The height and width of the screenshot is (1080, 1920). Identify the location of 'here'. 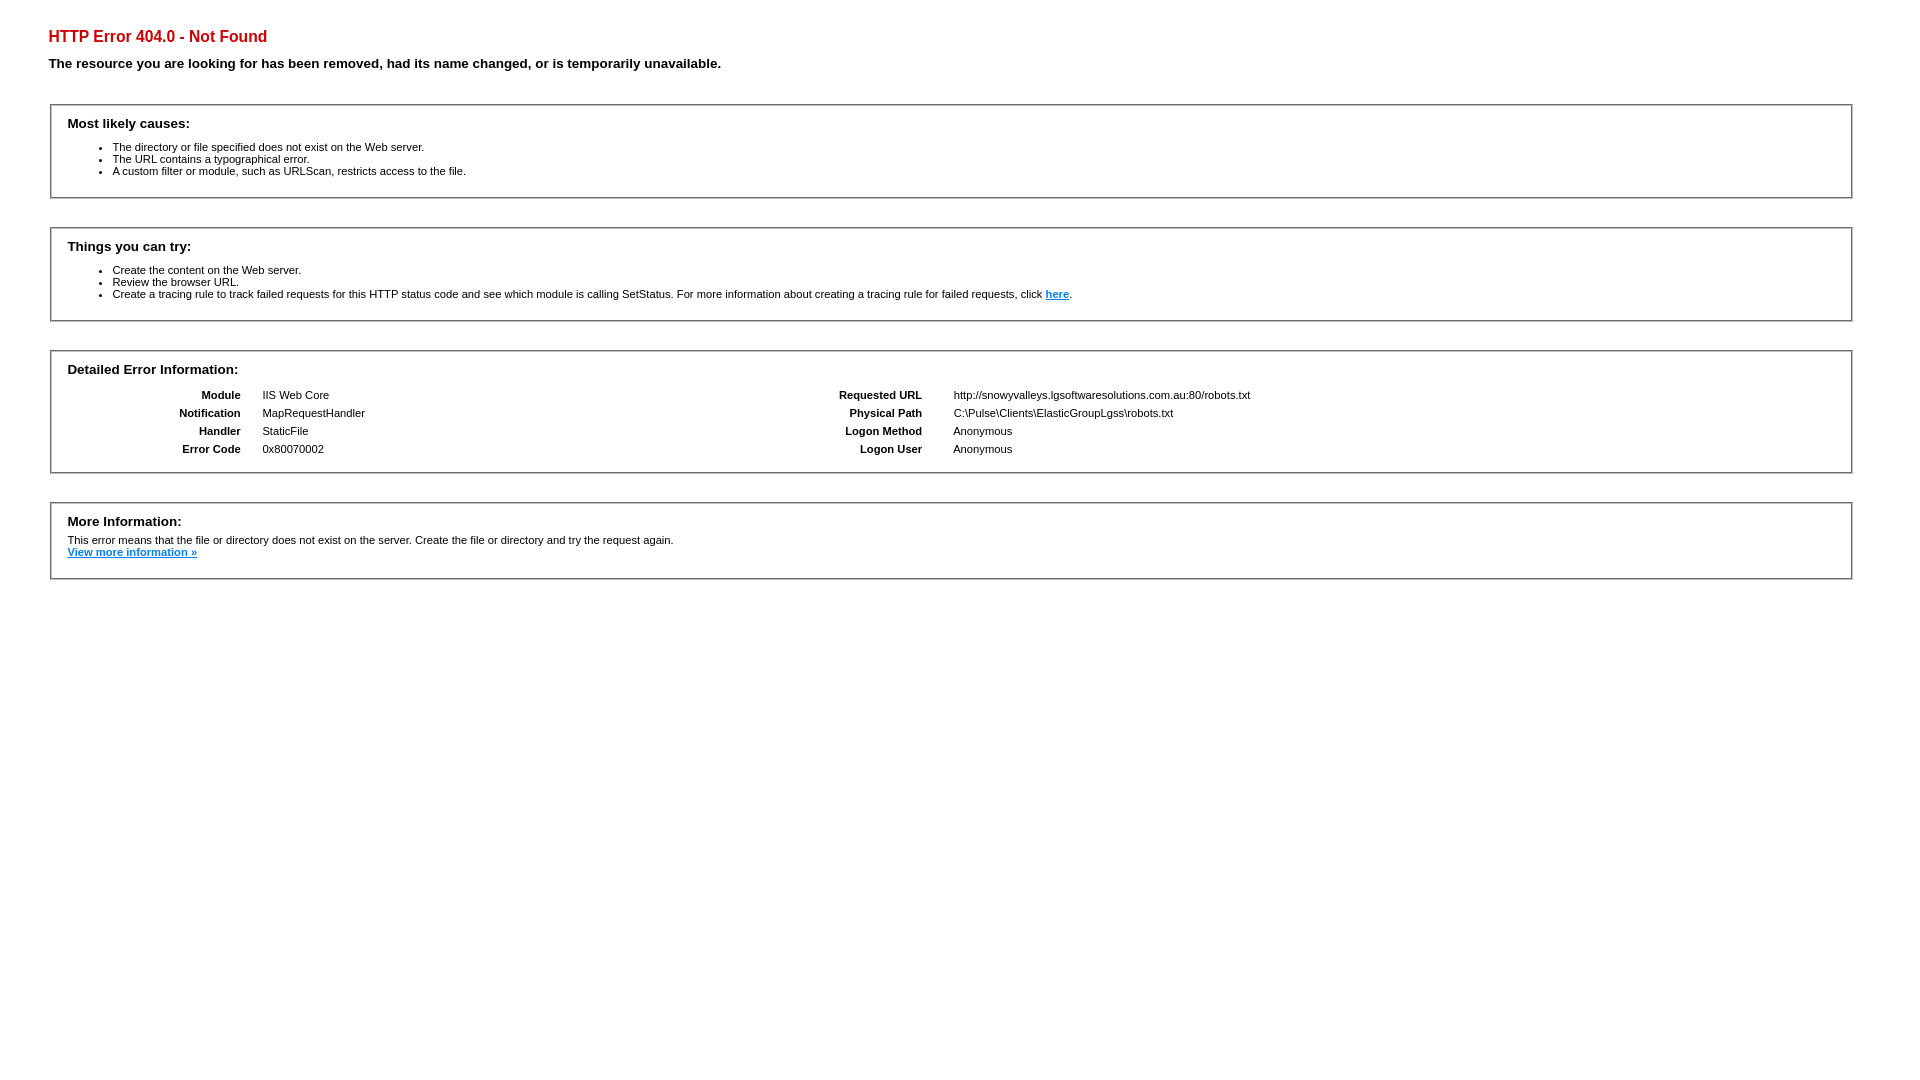
(1045, 293).